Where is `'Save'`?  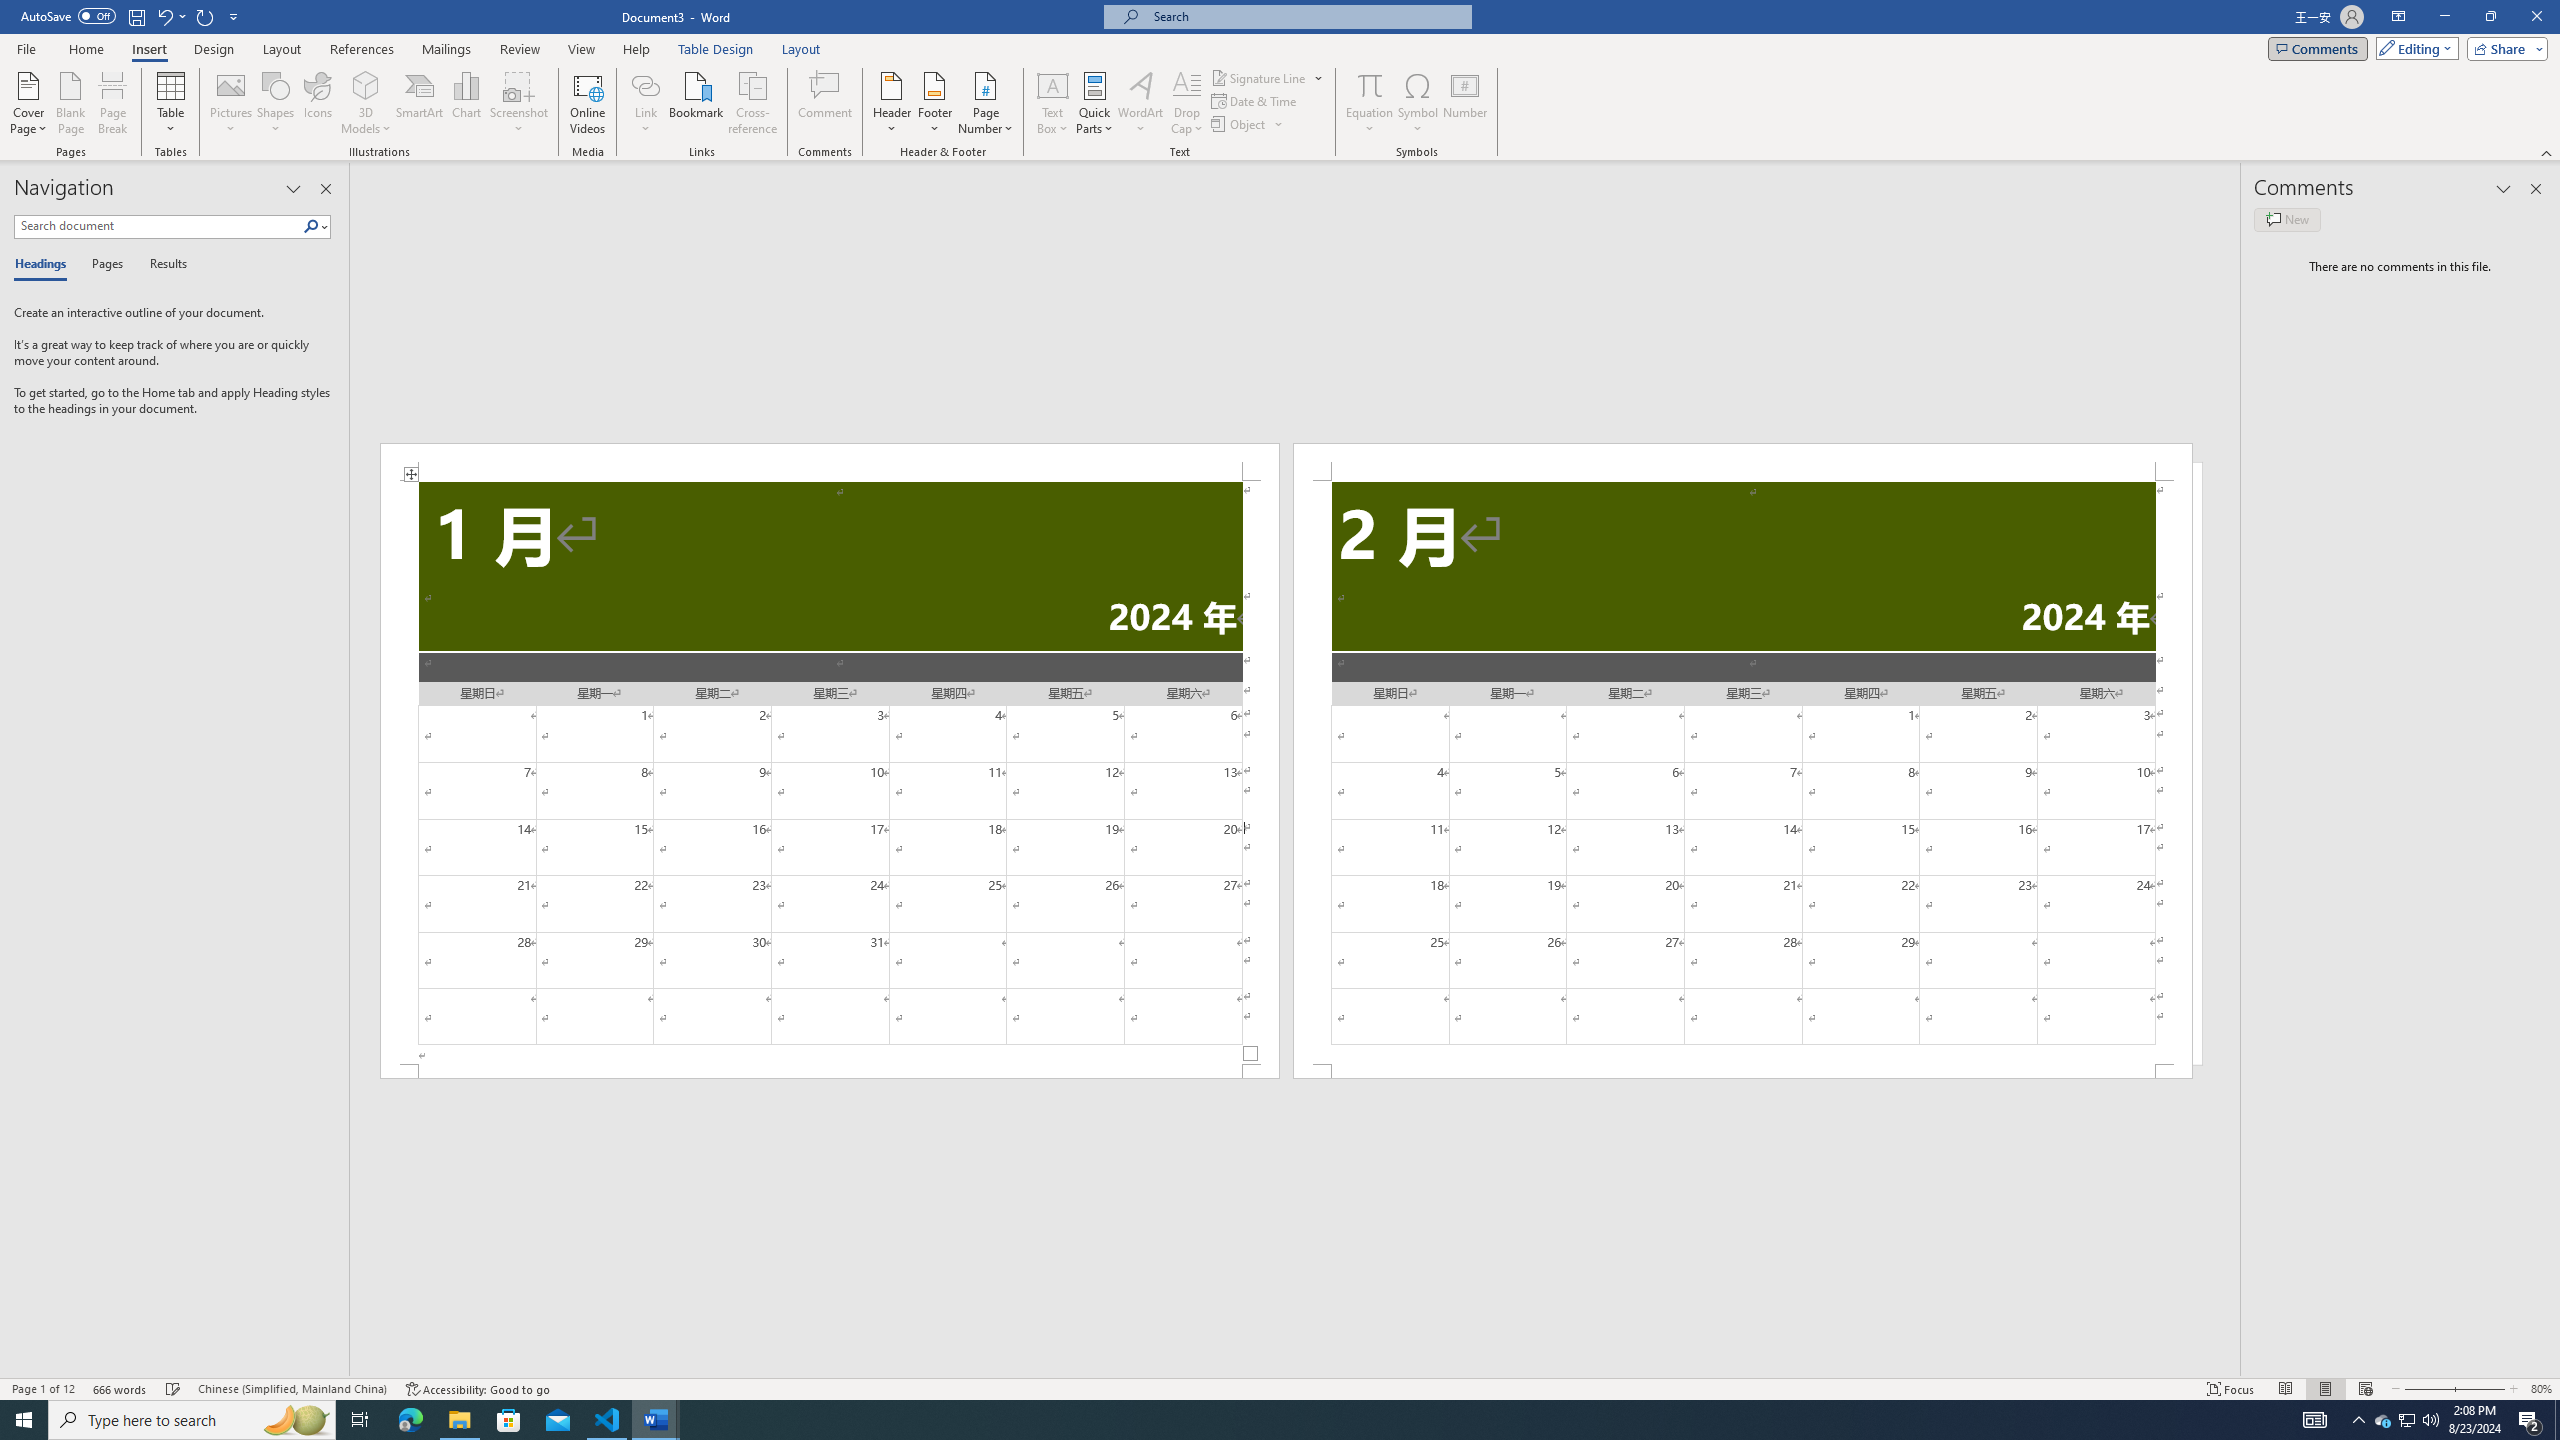
'Save' is located at coordinates (135, 15).